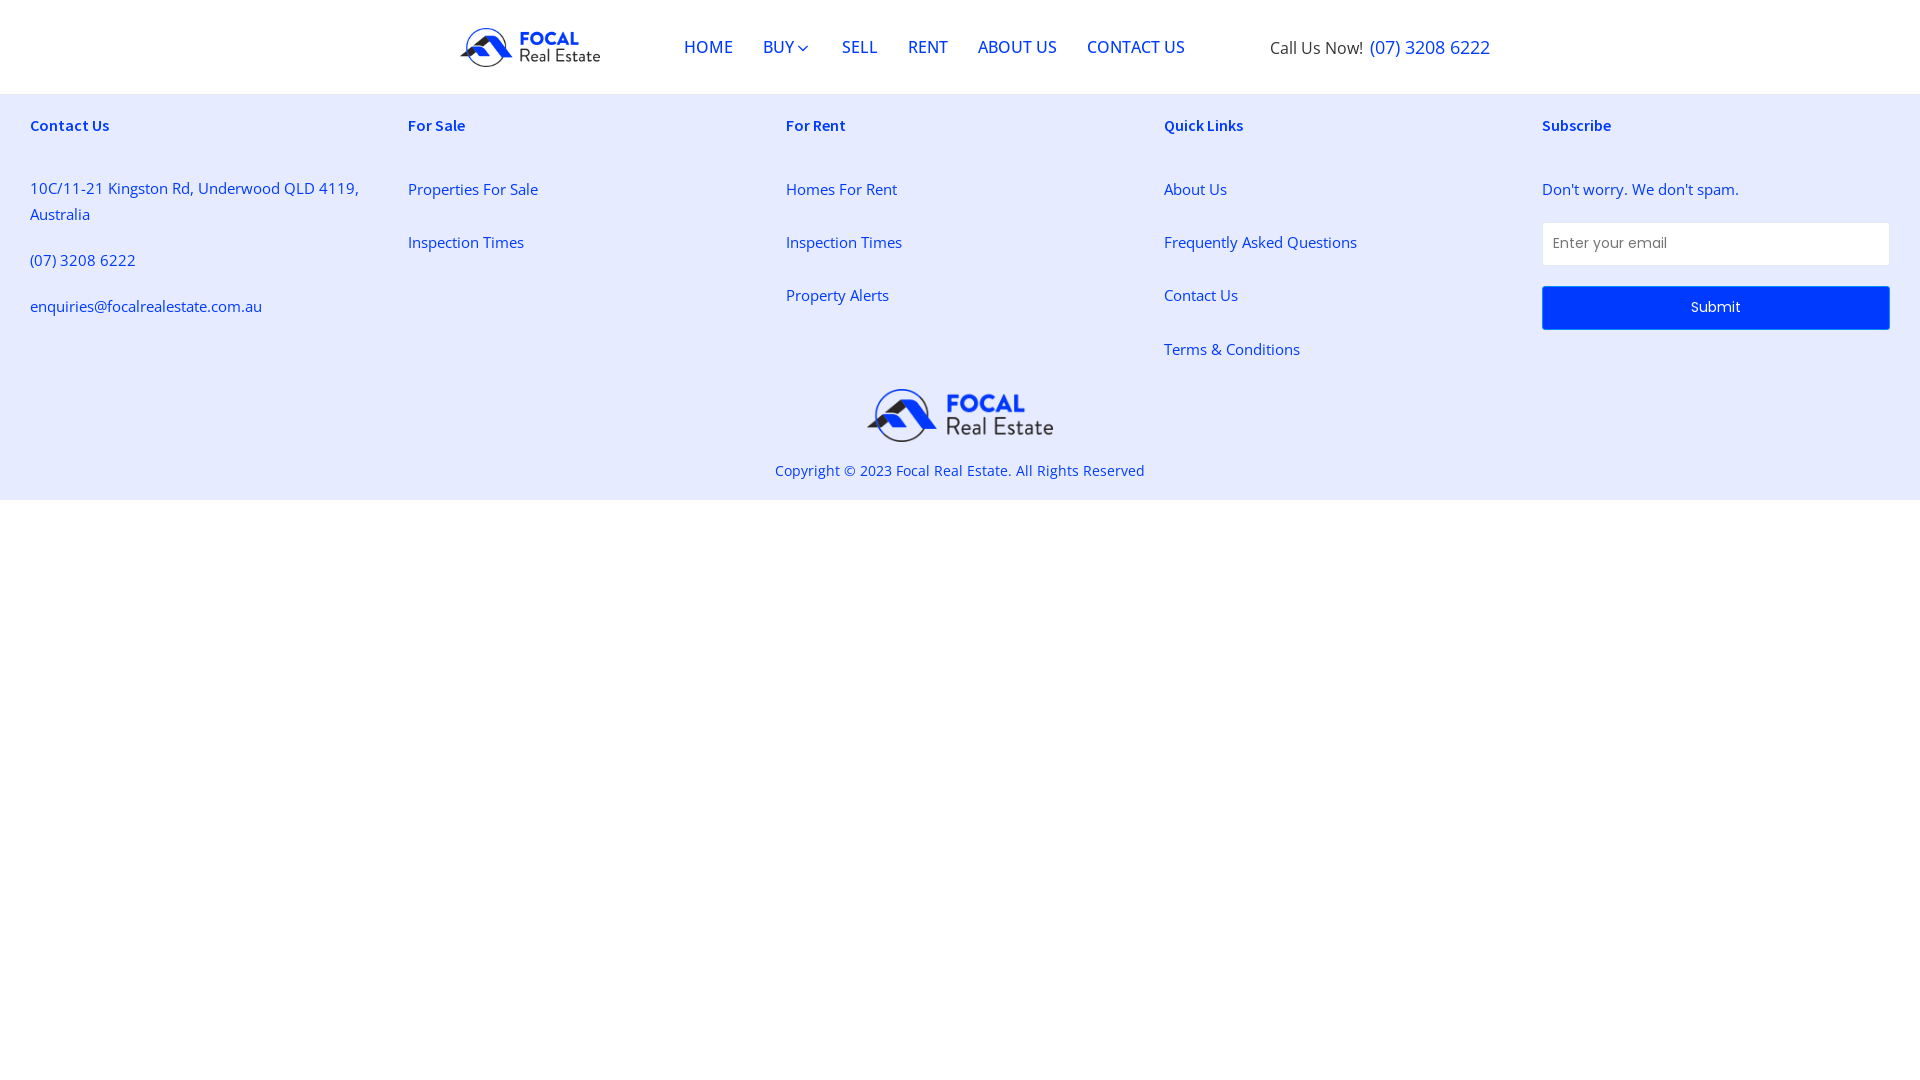 The width and height of the screenshot is (1920, 1080). I want to click on 'Frequently Asked Questions', so click(1259, 241).